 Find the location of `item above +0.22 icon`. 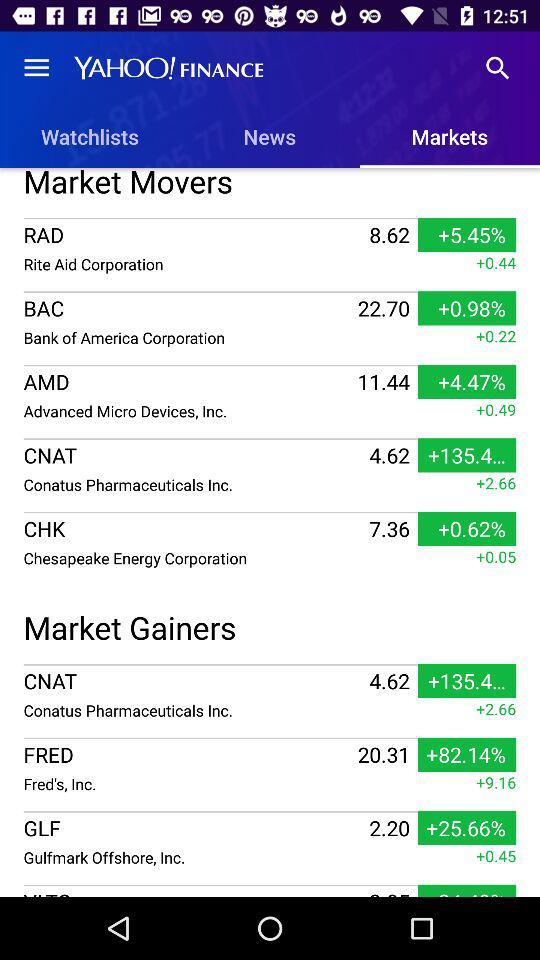

item above +0.22 icon is located at coordinates (270, 291).